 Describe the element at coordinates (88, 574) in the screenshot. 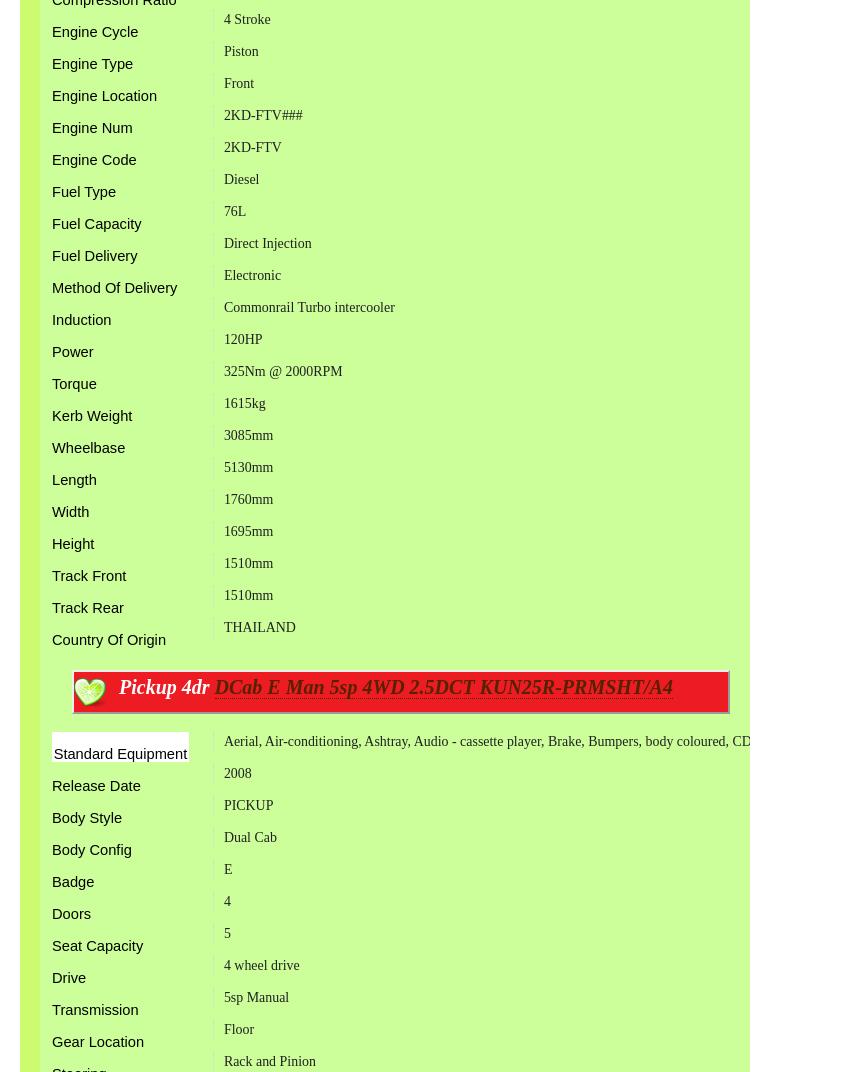

I see `'Track Front'` at that location.